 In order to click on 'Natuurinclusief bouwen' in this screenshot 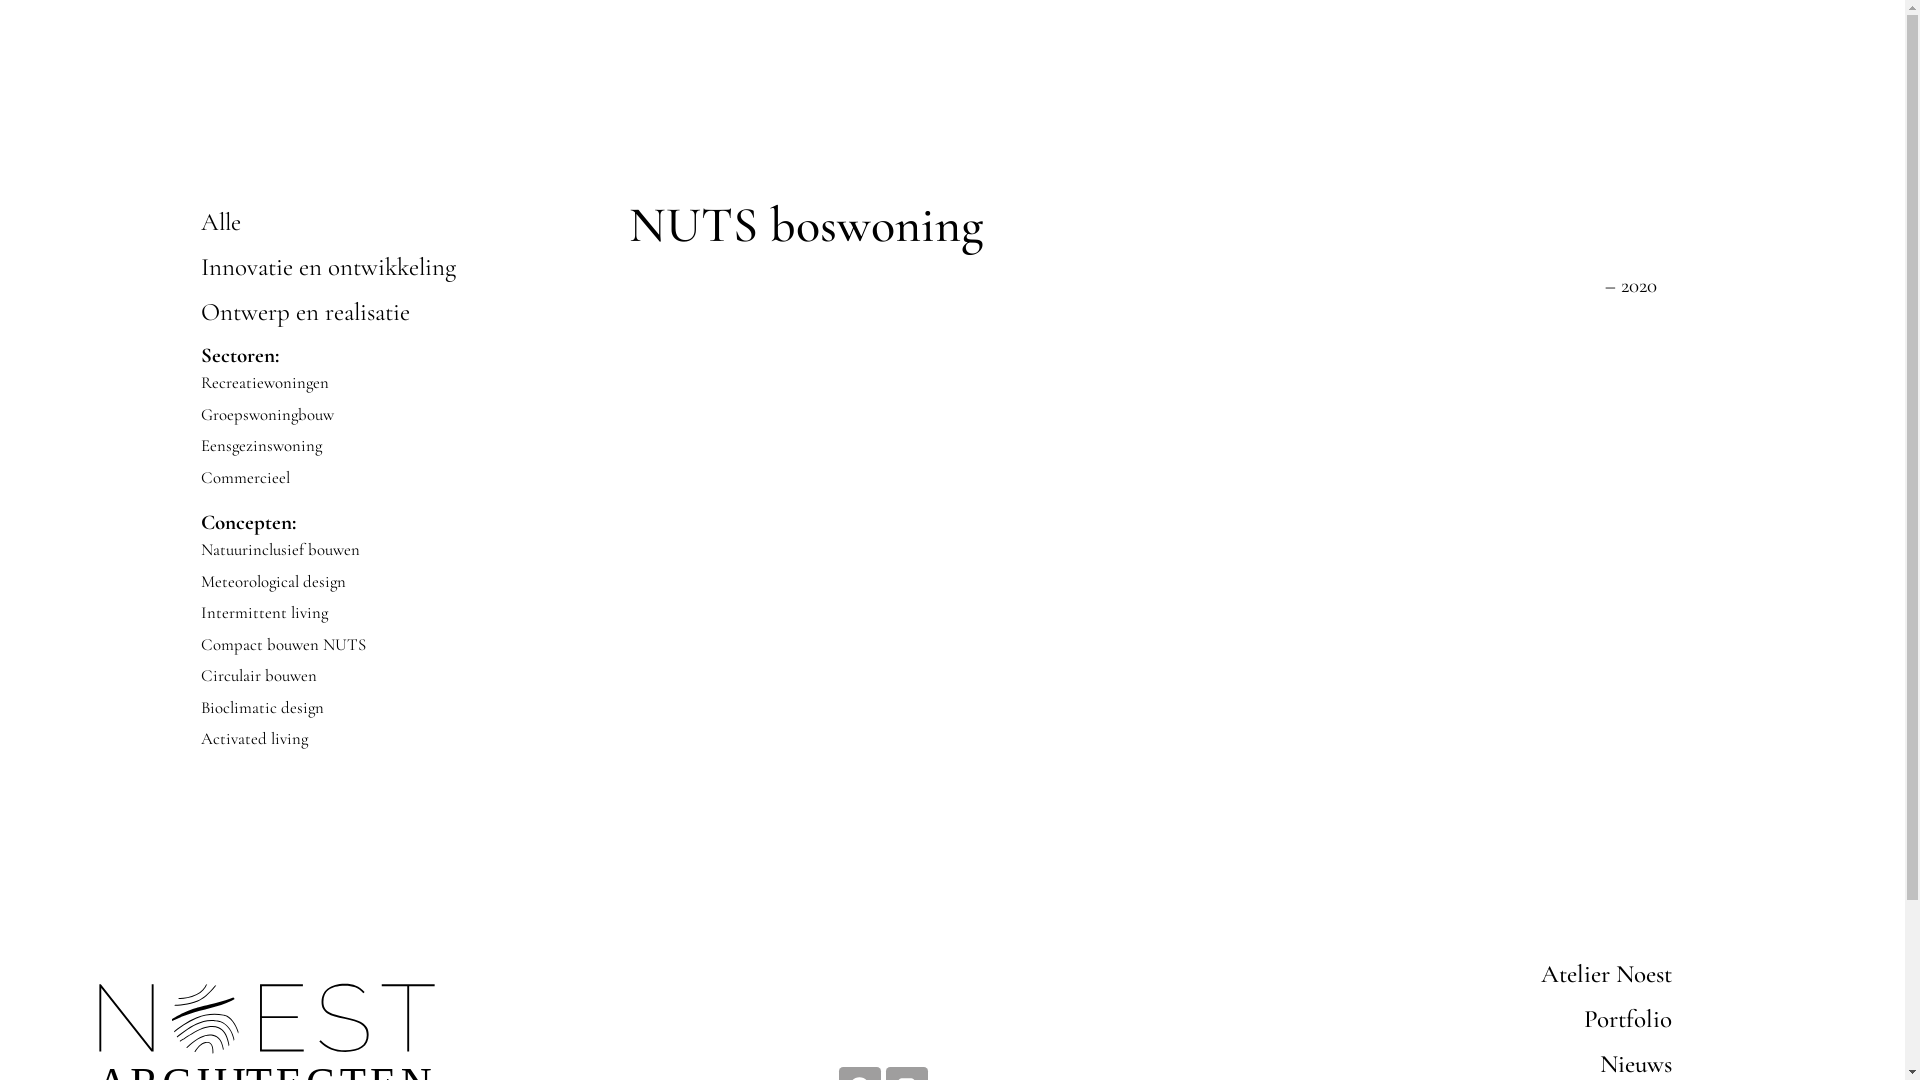, I will do `click(200, 549)`.